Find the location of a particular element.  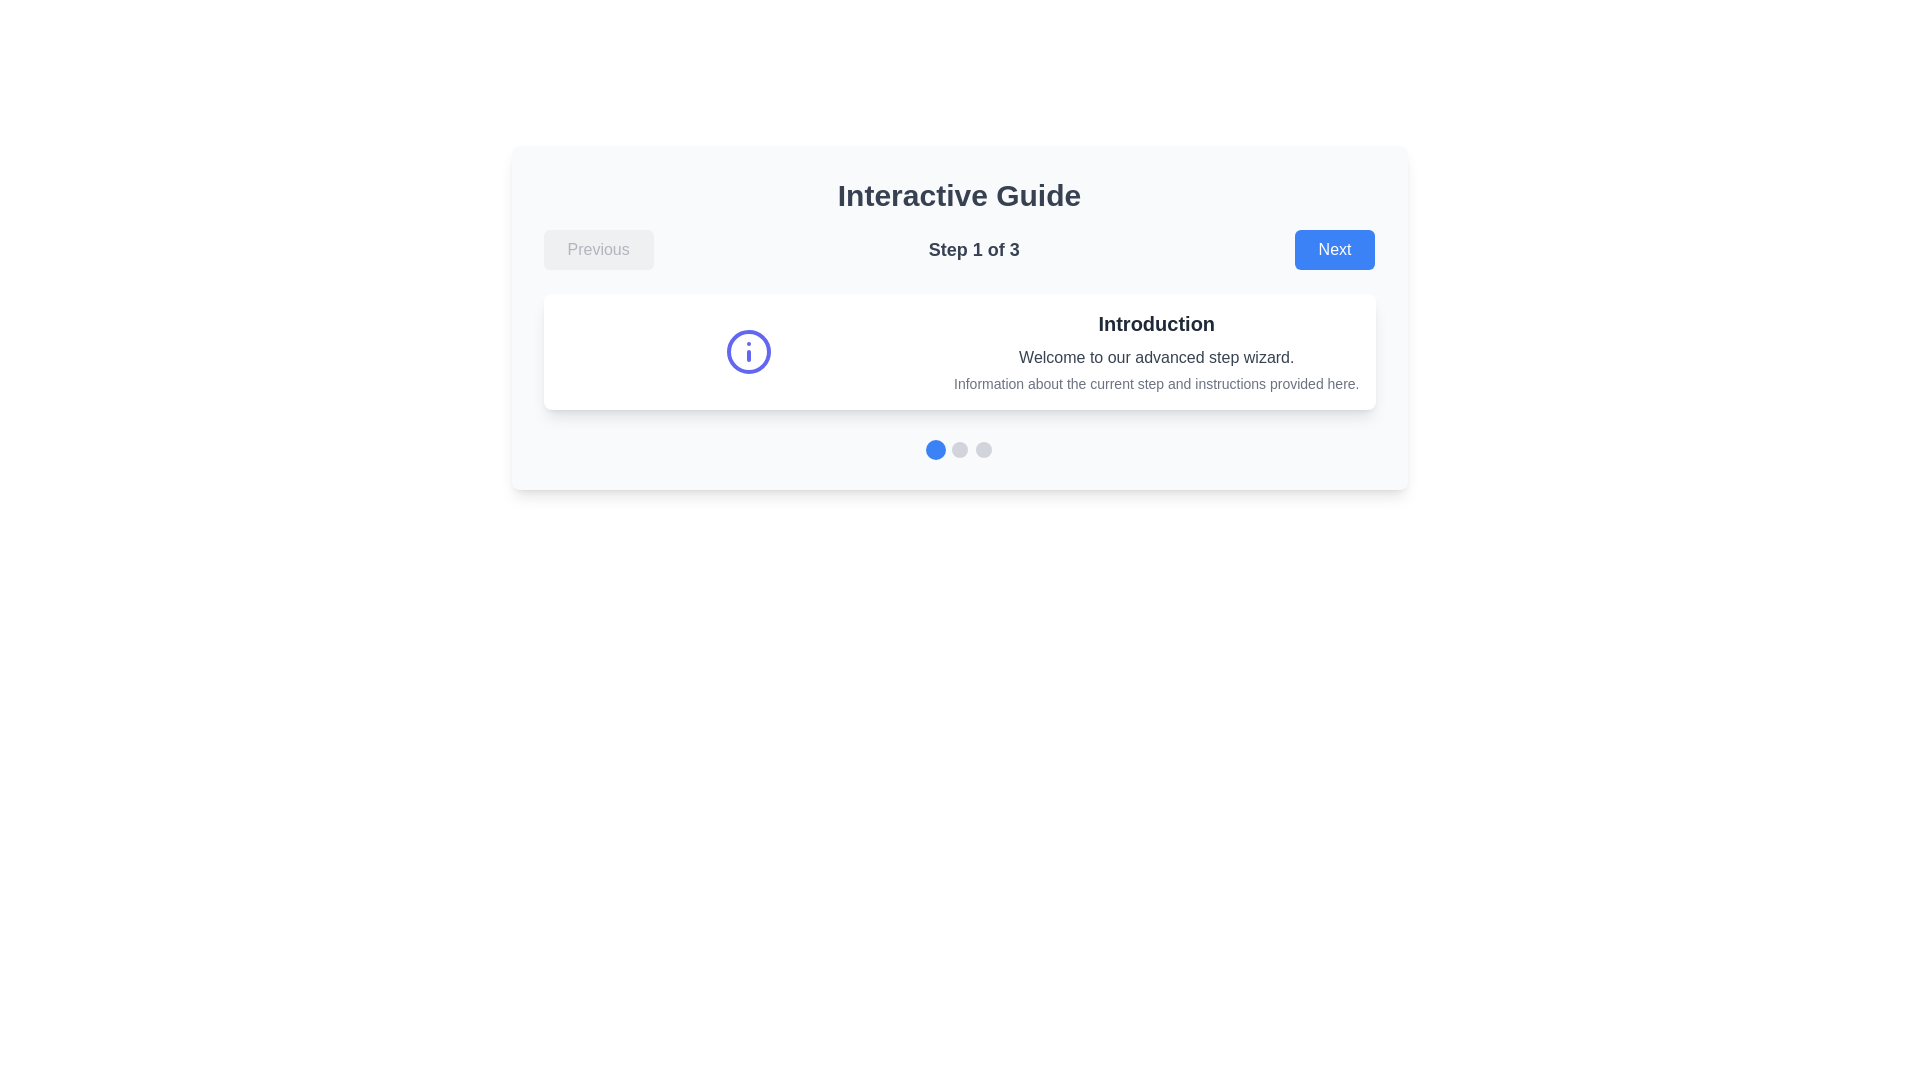

the middle circular indicator of the progress indicator steps, which is larger and lighter gray in color, located at the bottom of the content box labeled 'Introduction' is located at coordinates (958, 450).